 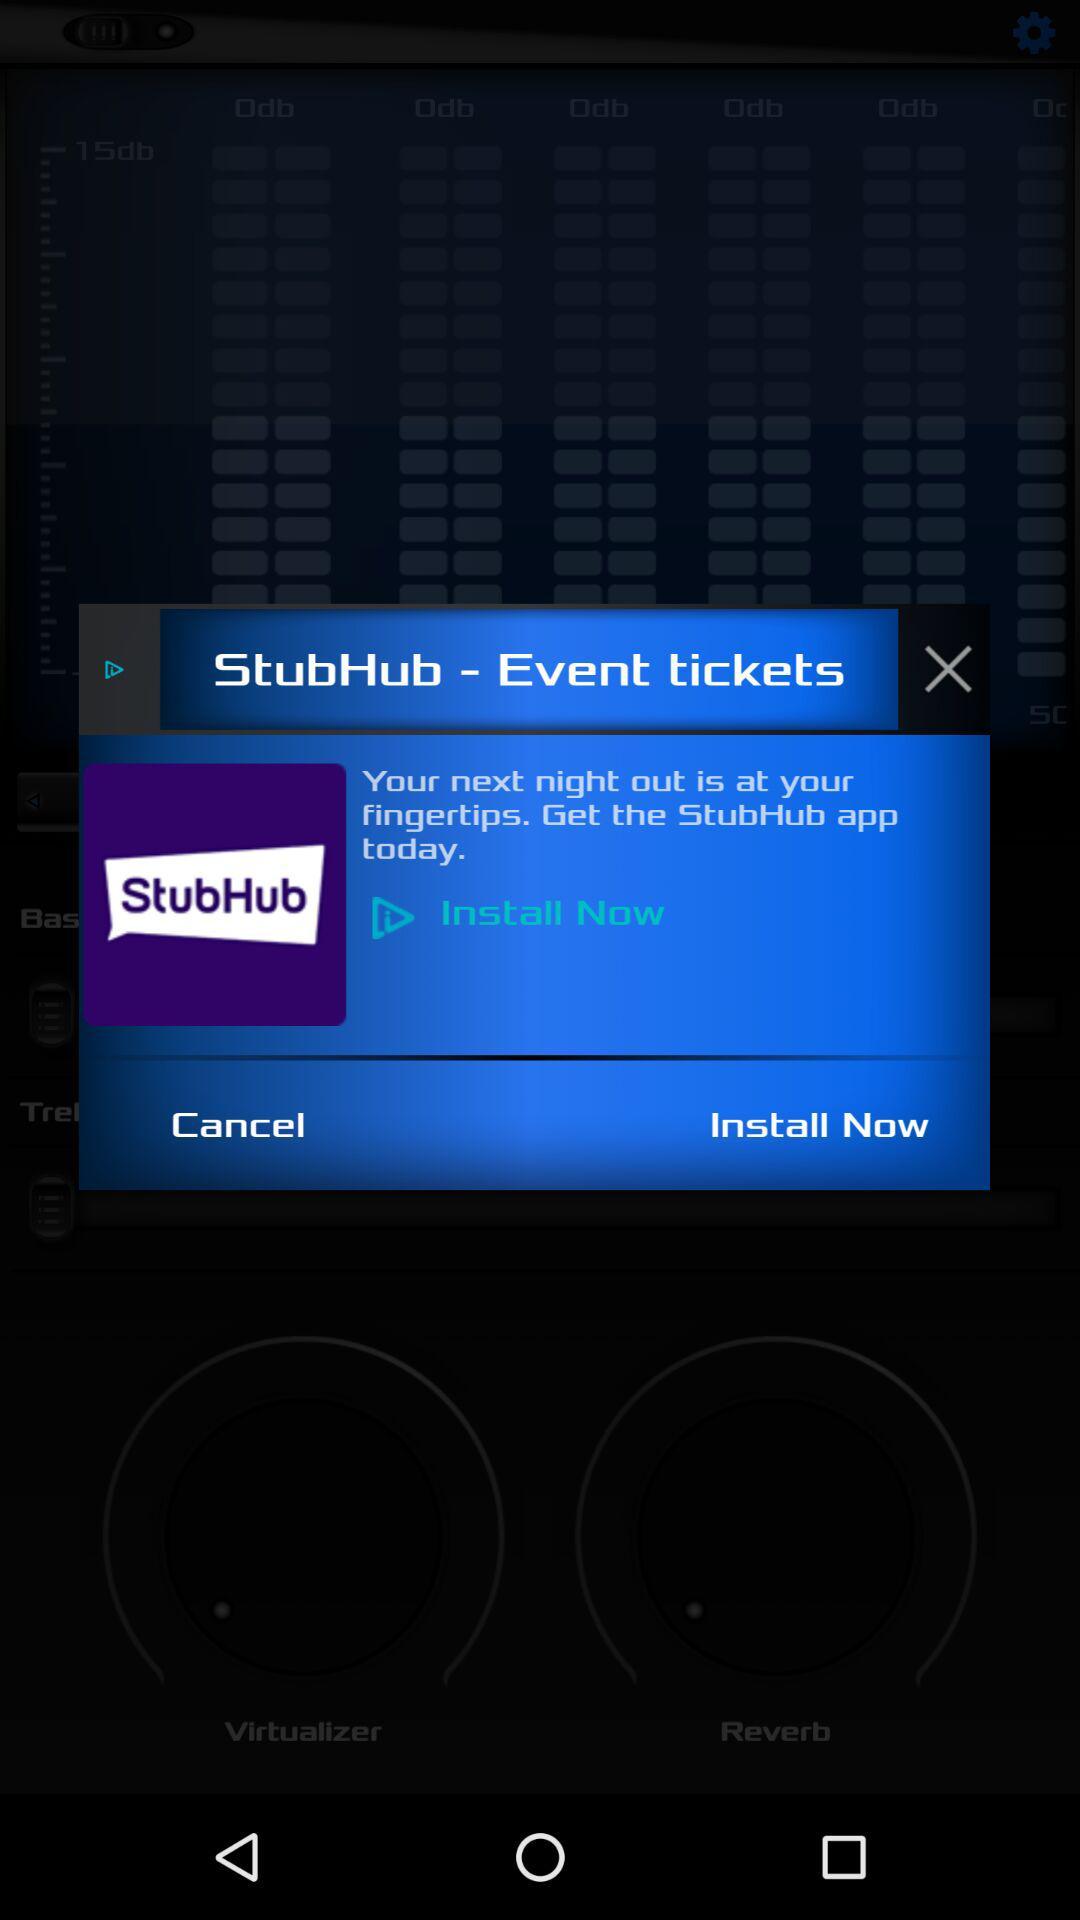 What do you see at coordinates (225, 893) in the screenshot?
I see `open a webpage` at bounding box center [225, 893].